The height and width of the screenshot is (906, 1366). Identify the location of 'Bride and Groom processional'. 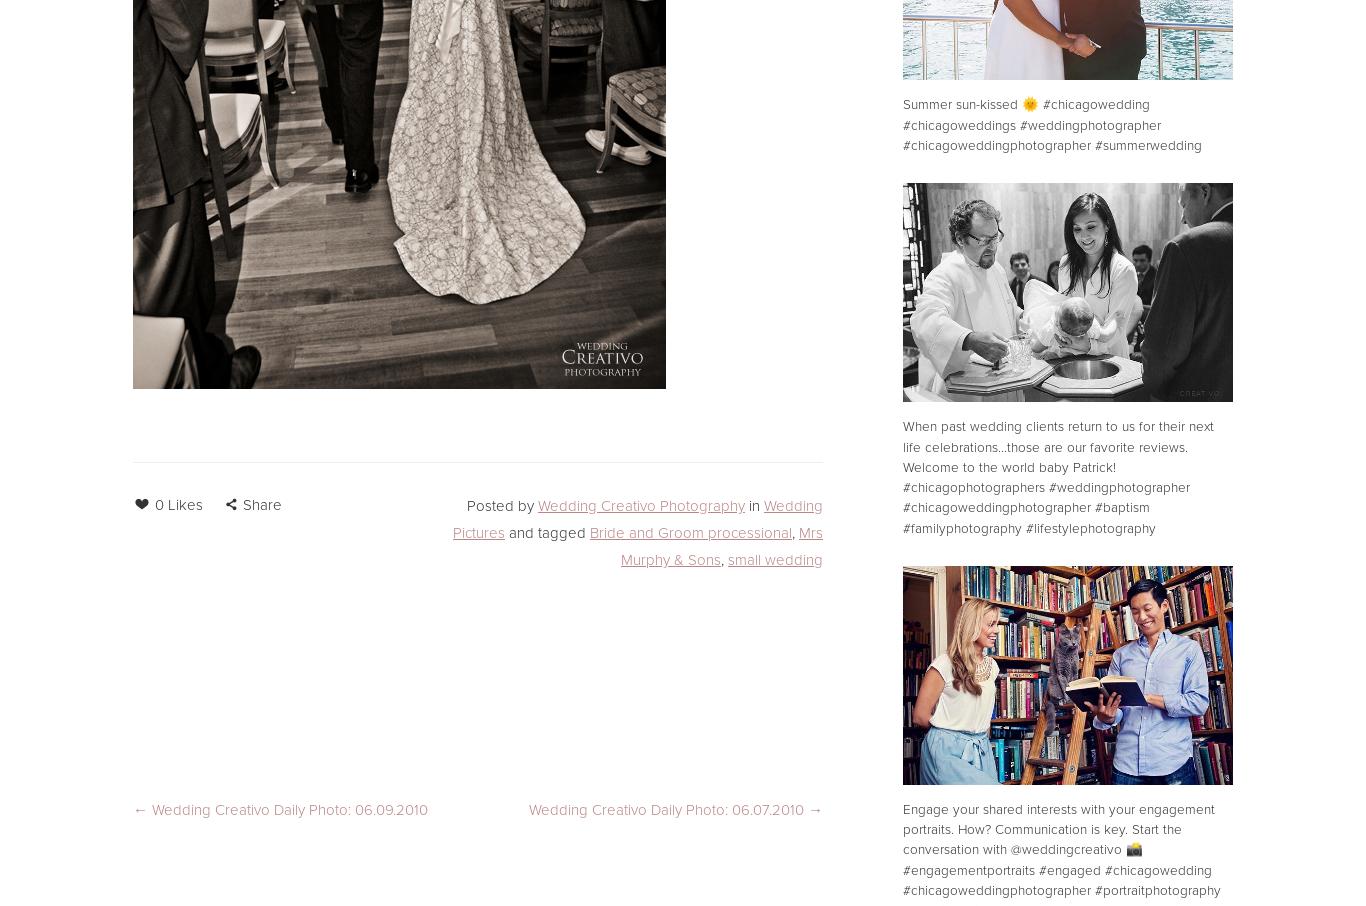
(689, 532).